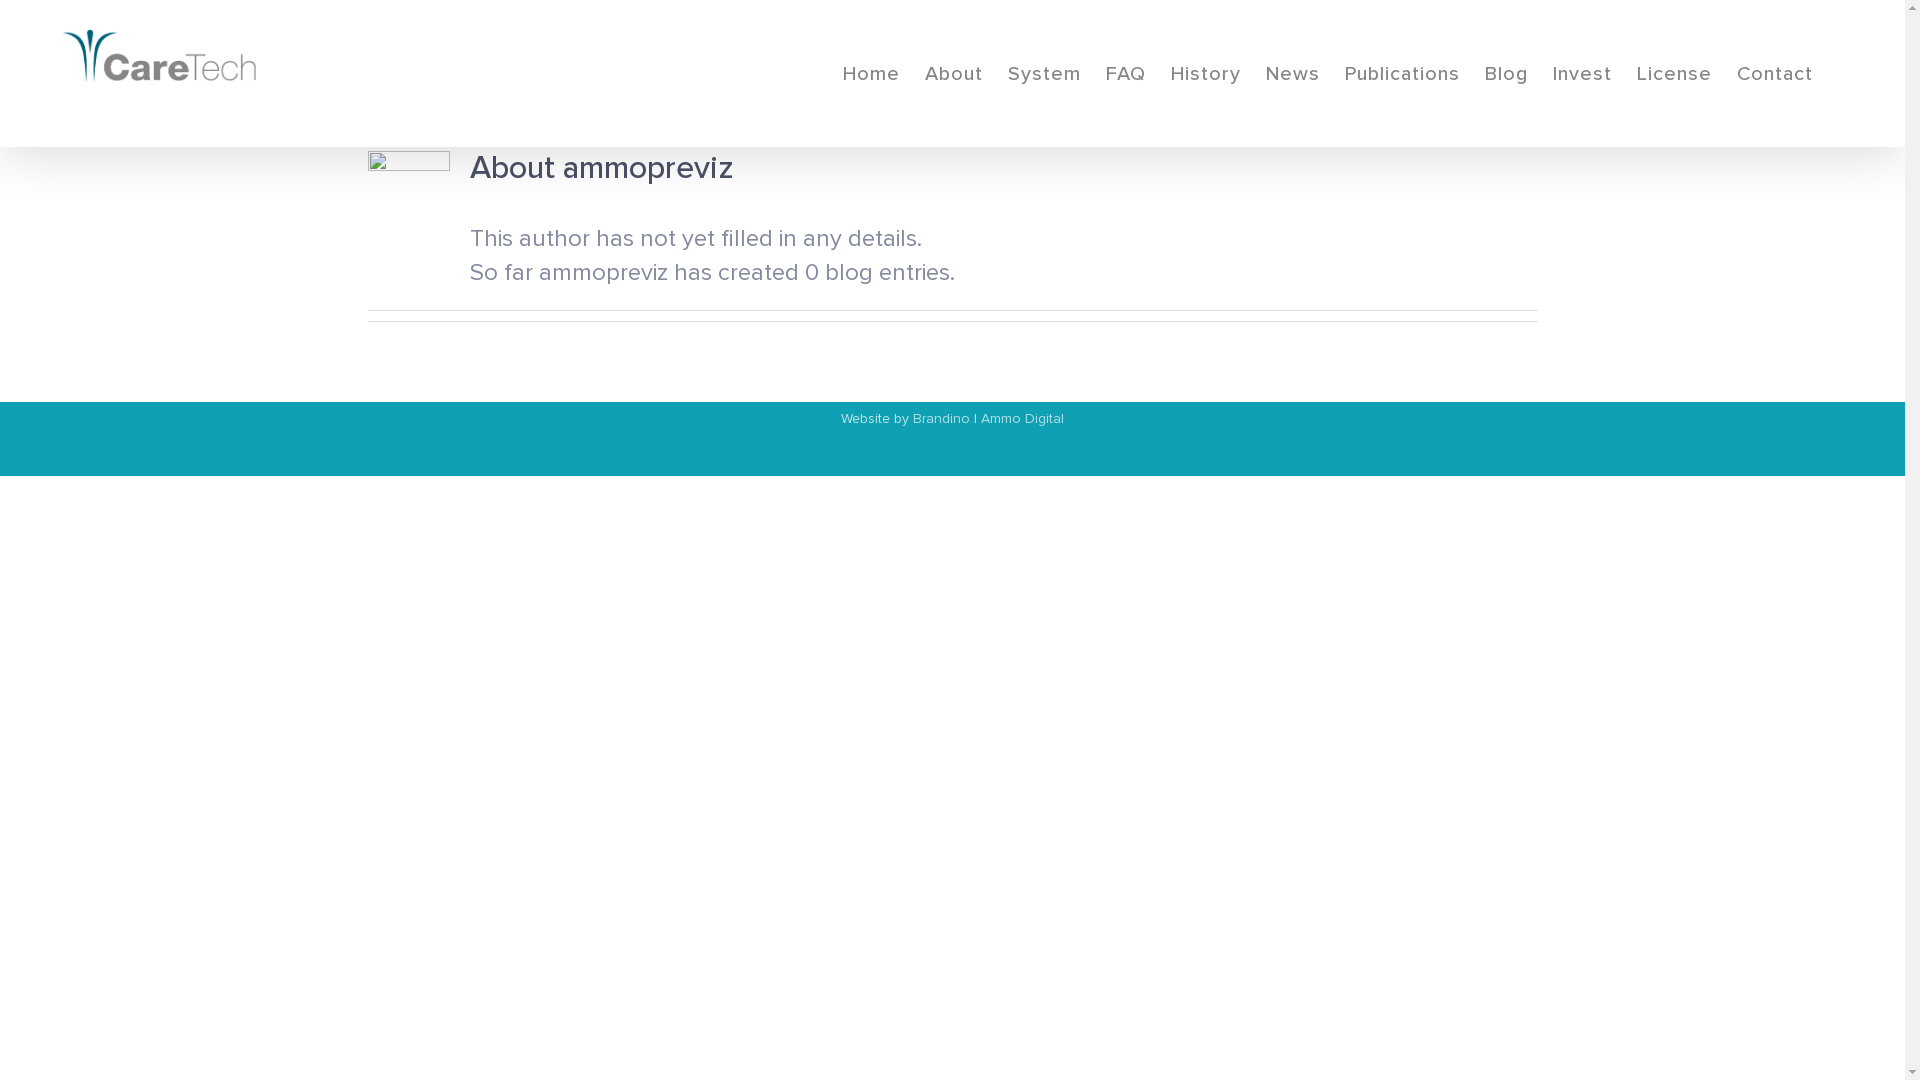 Image resolution: width=1920 pixels, height=1080 pixels. I want to click on 'Brandino', so click(940, 417).